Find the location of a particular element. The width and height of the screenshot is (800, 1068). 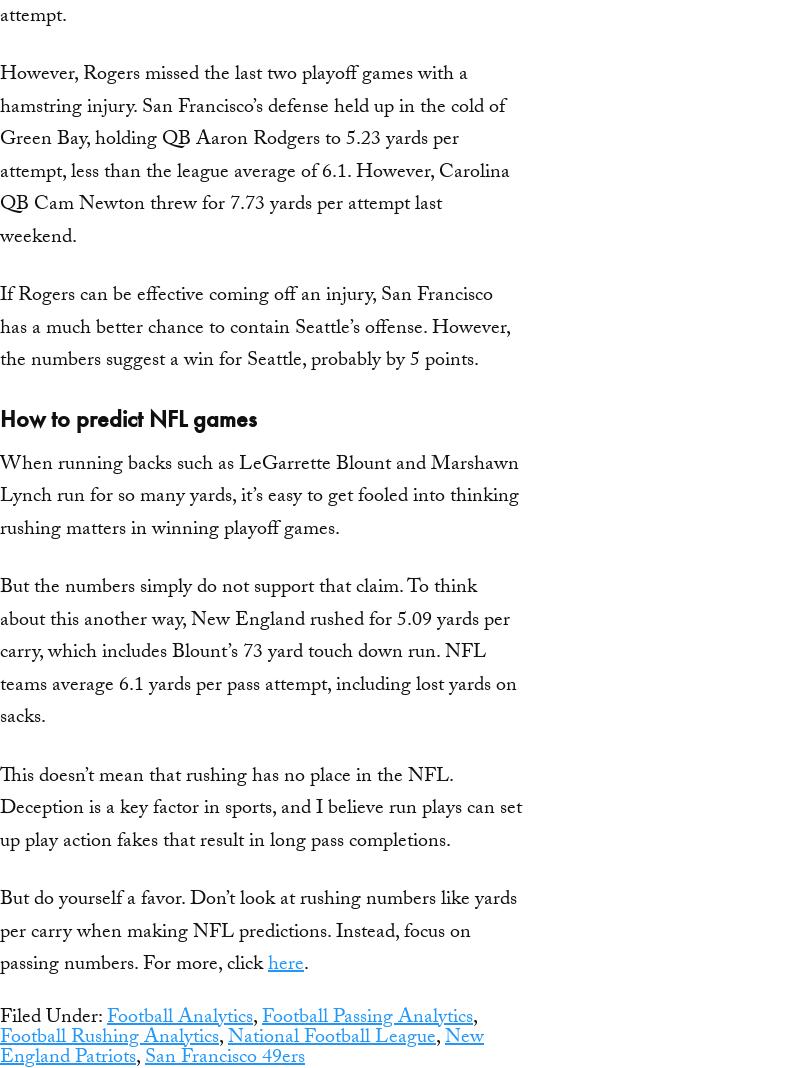

'But the numbers simply do not support that claim.  To think about this another way, New England rushed for 5.09 yards per carry, which includes Blount’s 73 yard touch down run.  NFL teams average 6.1 yards per pass attempt, including lost yards on sacks.' is located at coordinates (257, 653).